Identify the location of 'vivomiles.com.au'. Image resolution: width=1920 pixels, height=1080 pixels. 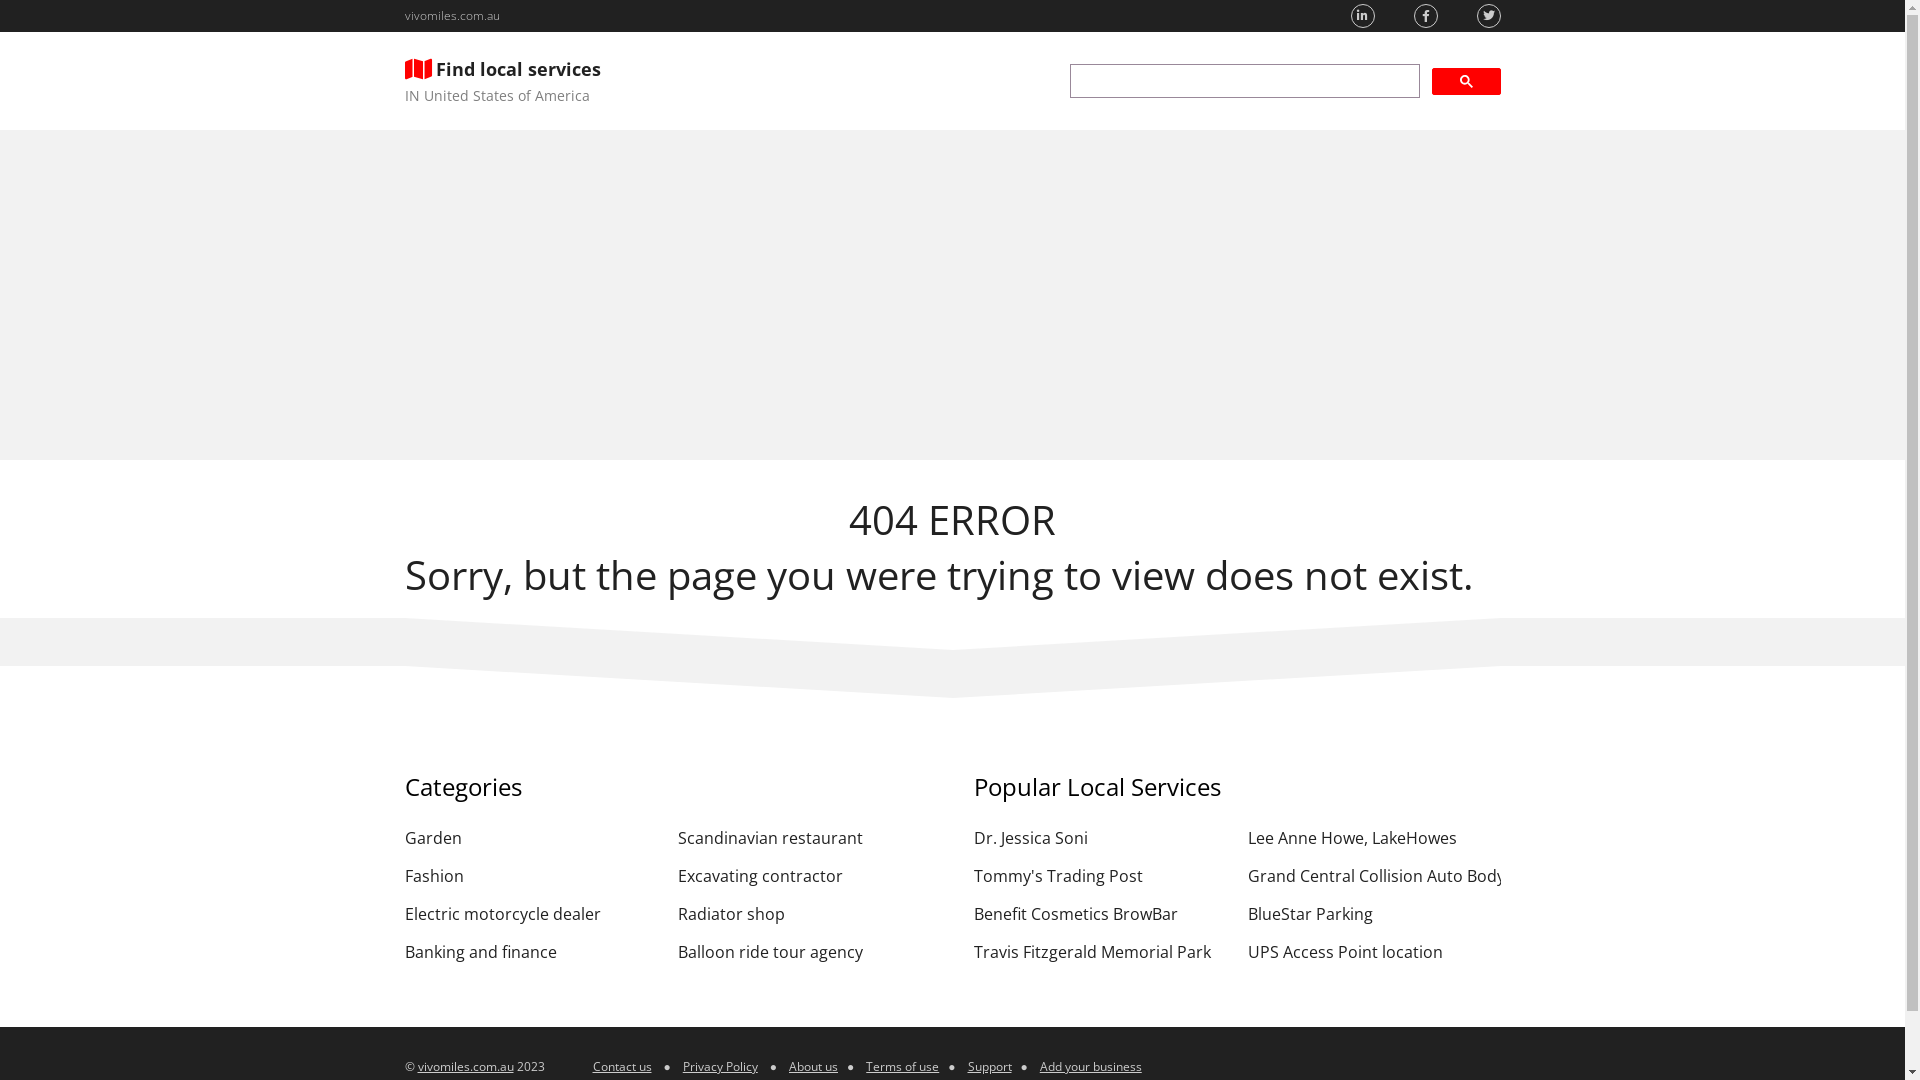
(450, 15).